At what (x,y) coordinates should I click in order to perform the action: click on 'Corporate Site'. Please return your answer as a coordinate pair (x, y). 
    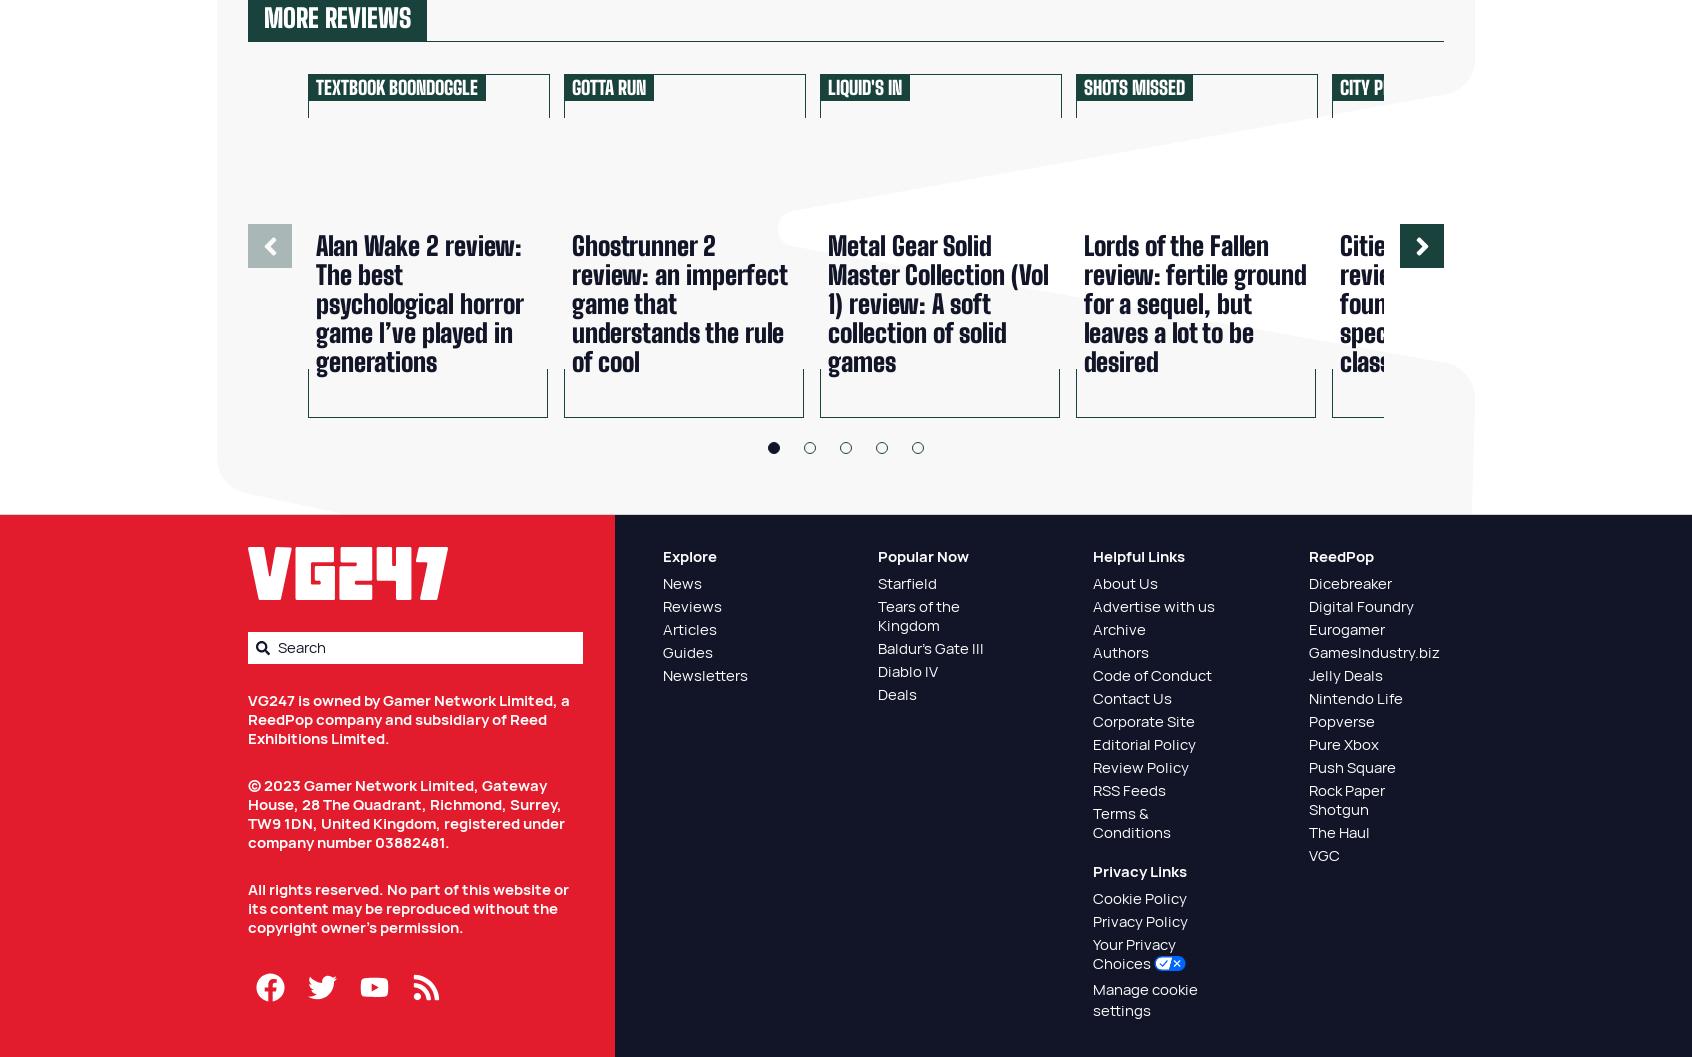
    Looking at the image, I should click on (1093, 720).